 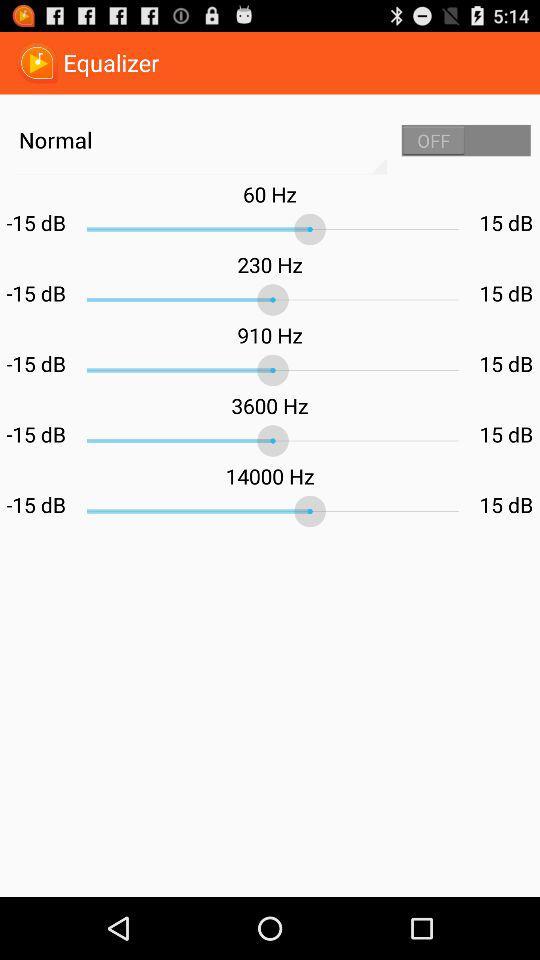 What do you see at coordinates (466, 139) in the screenshot?
I see `app to the right of normal icon` at bounding box center [466, 139].